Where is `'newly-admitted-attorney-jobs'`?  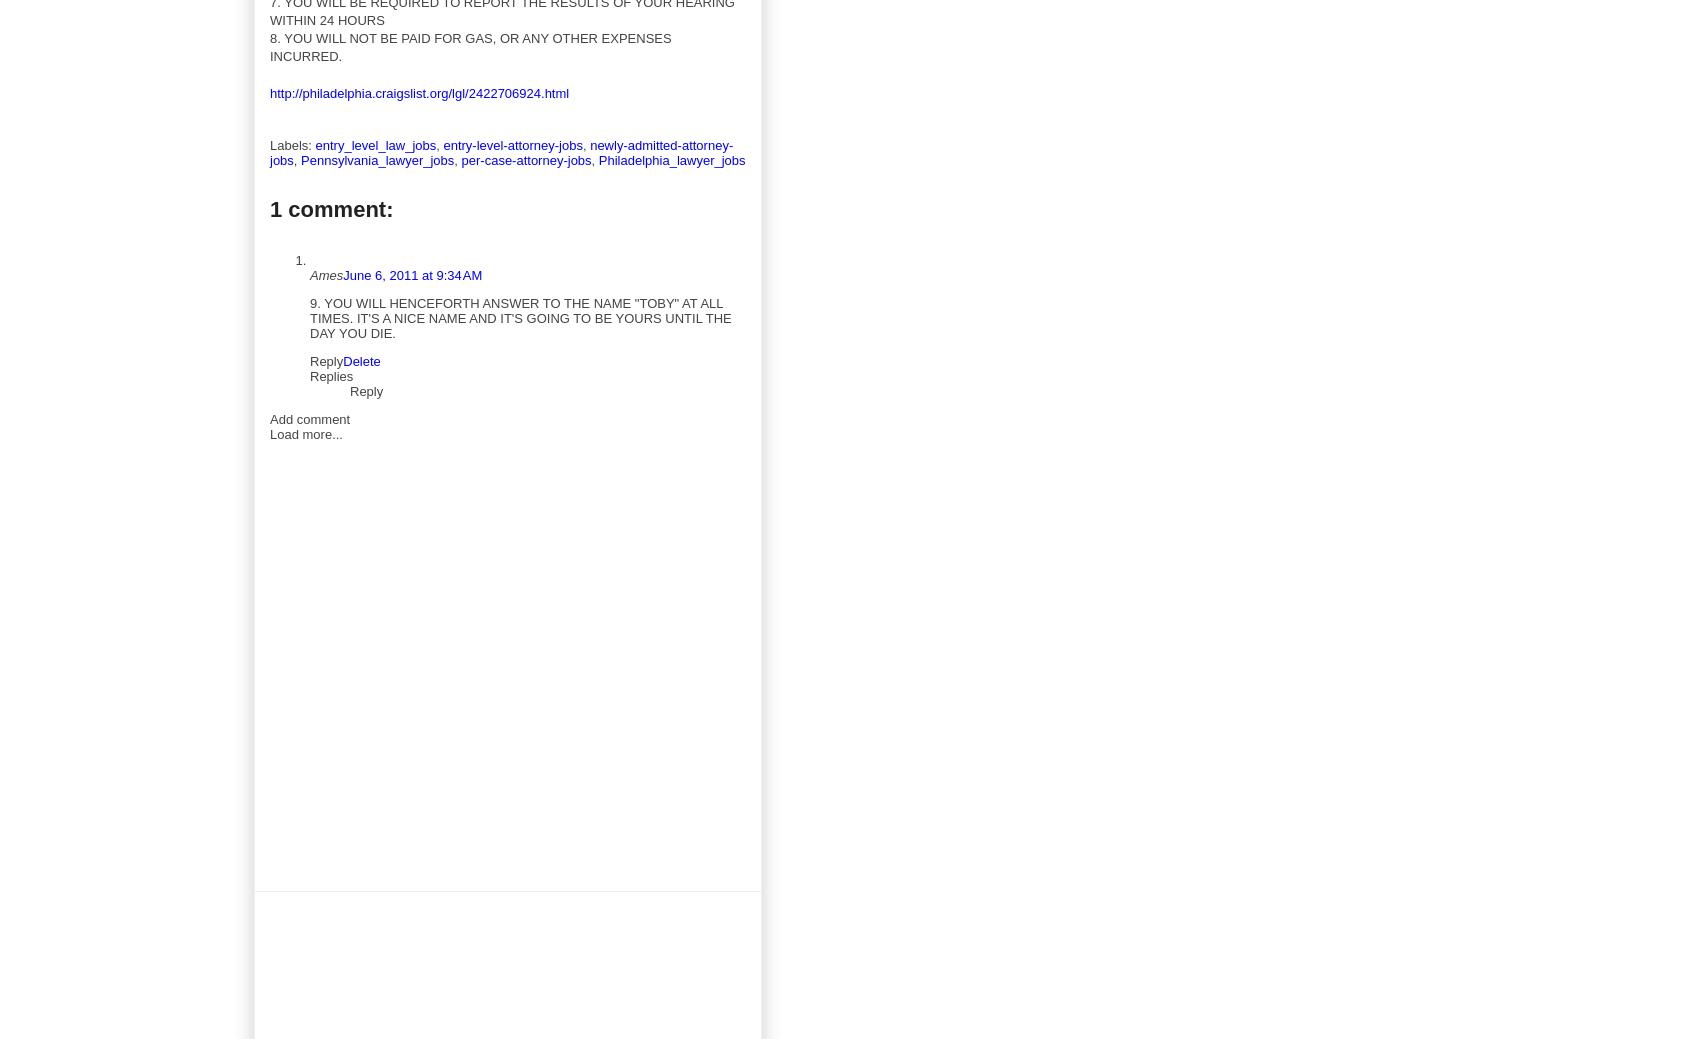 'newly-admitted-attorney-jobs' is located at coordinates (501, 152).